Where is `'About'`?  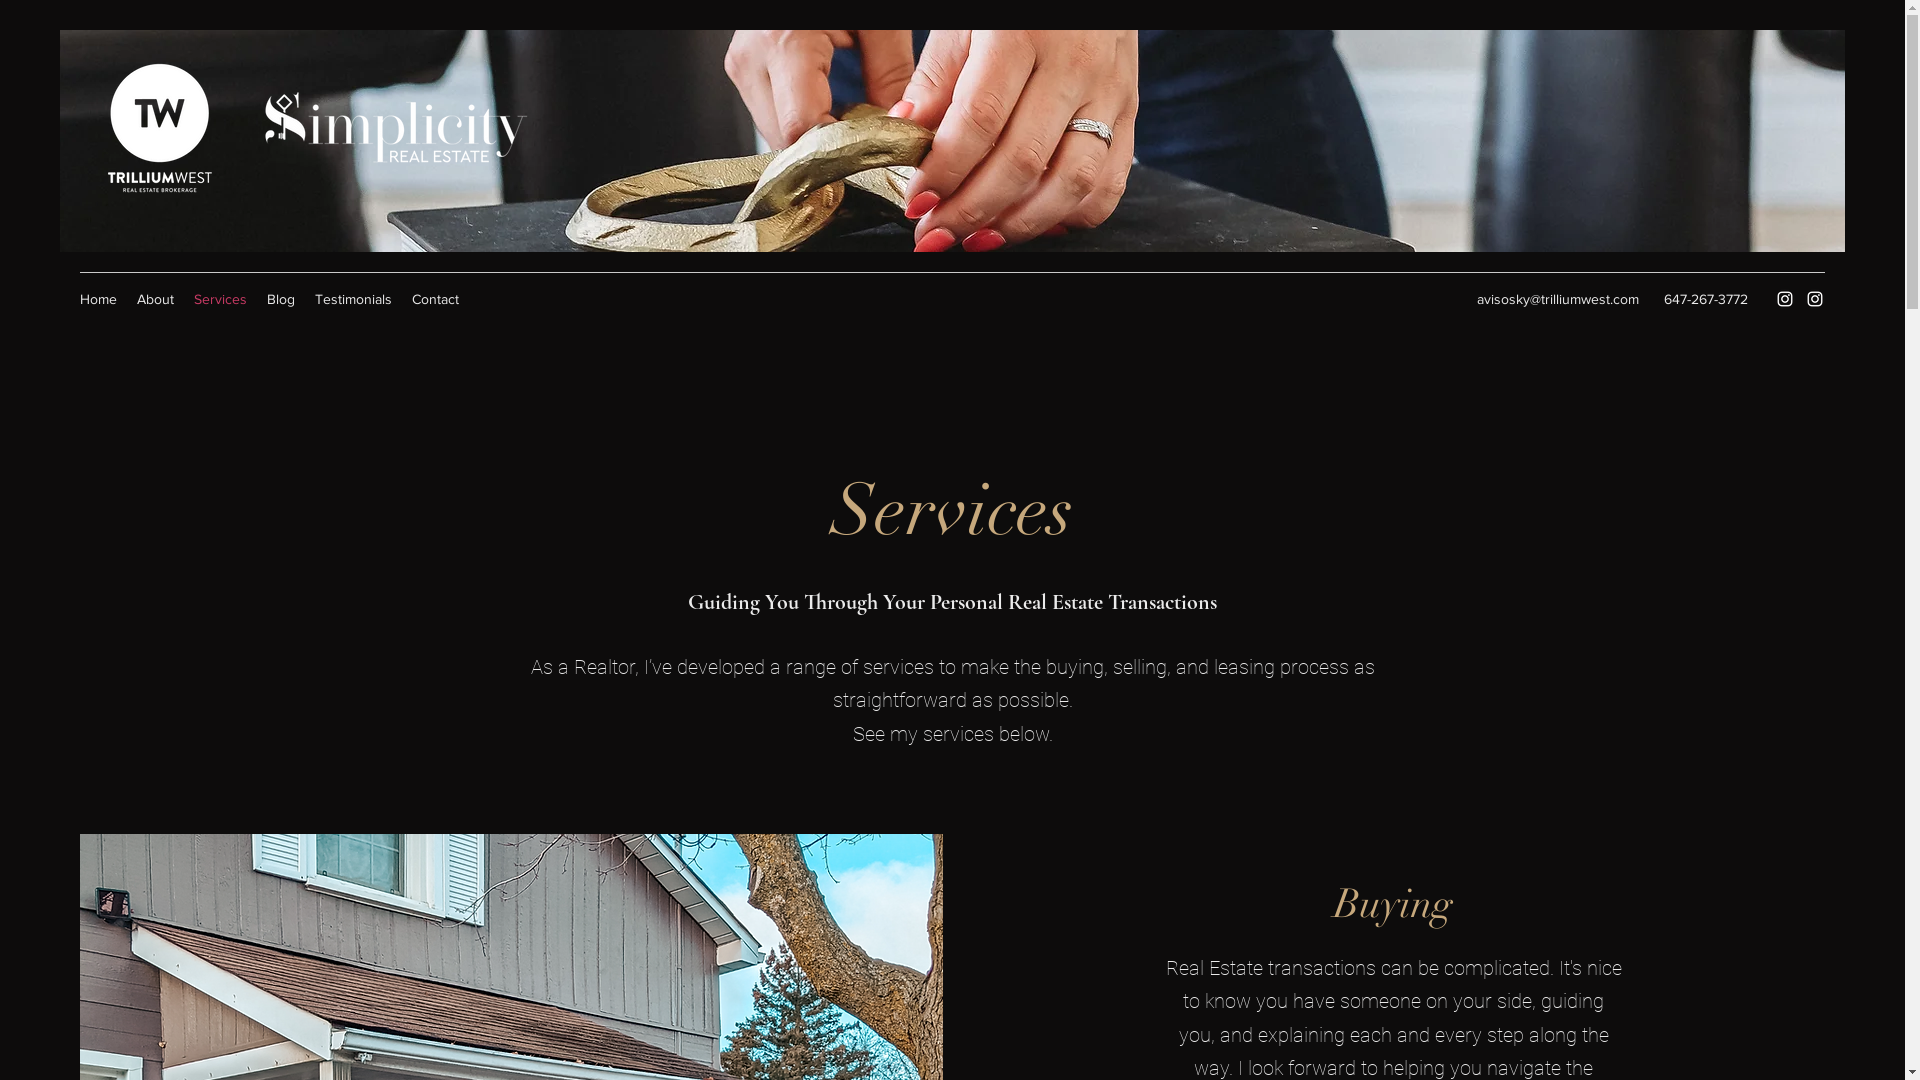 'About' is located at coordinates (125, 299).